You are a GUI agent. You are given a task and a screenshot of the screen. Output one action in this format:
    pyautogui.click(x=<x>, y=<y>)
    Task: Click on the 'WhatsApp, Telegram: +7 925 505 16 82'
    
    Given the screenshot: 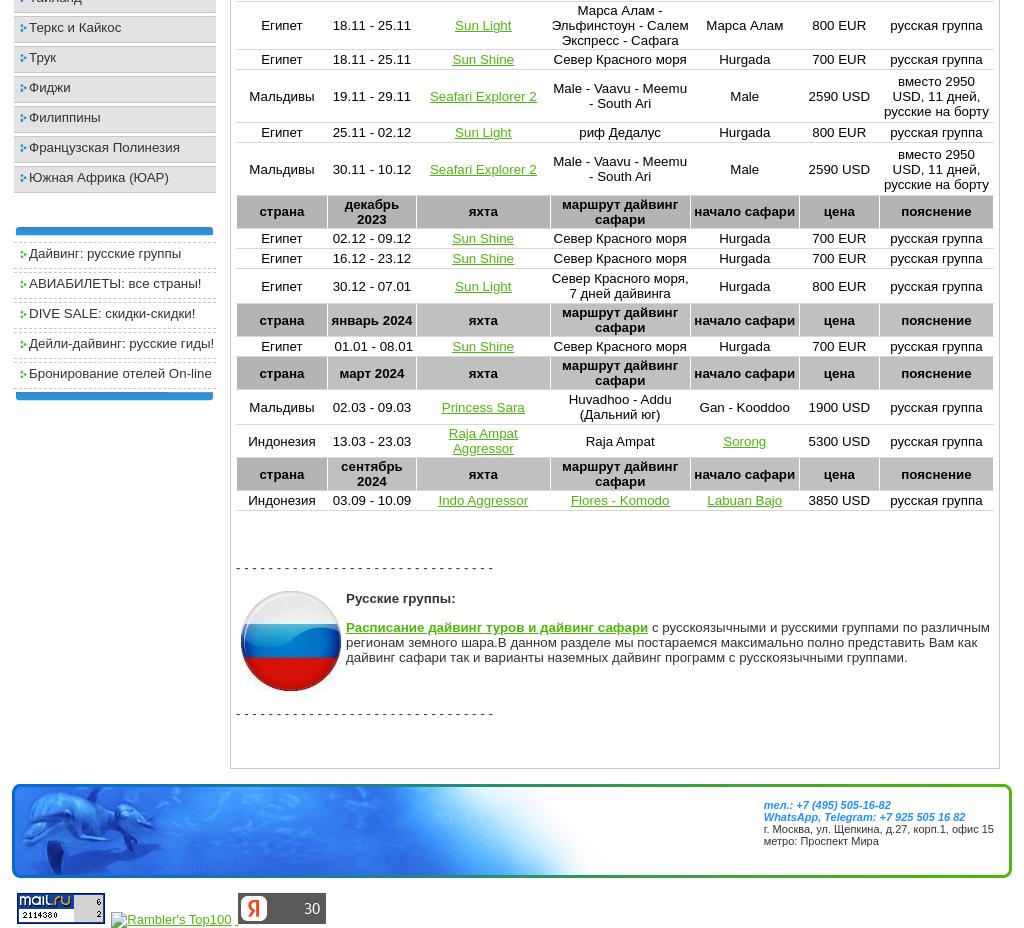 What is the action you would take?
    pyautogui.click(x=761, y=815)
    